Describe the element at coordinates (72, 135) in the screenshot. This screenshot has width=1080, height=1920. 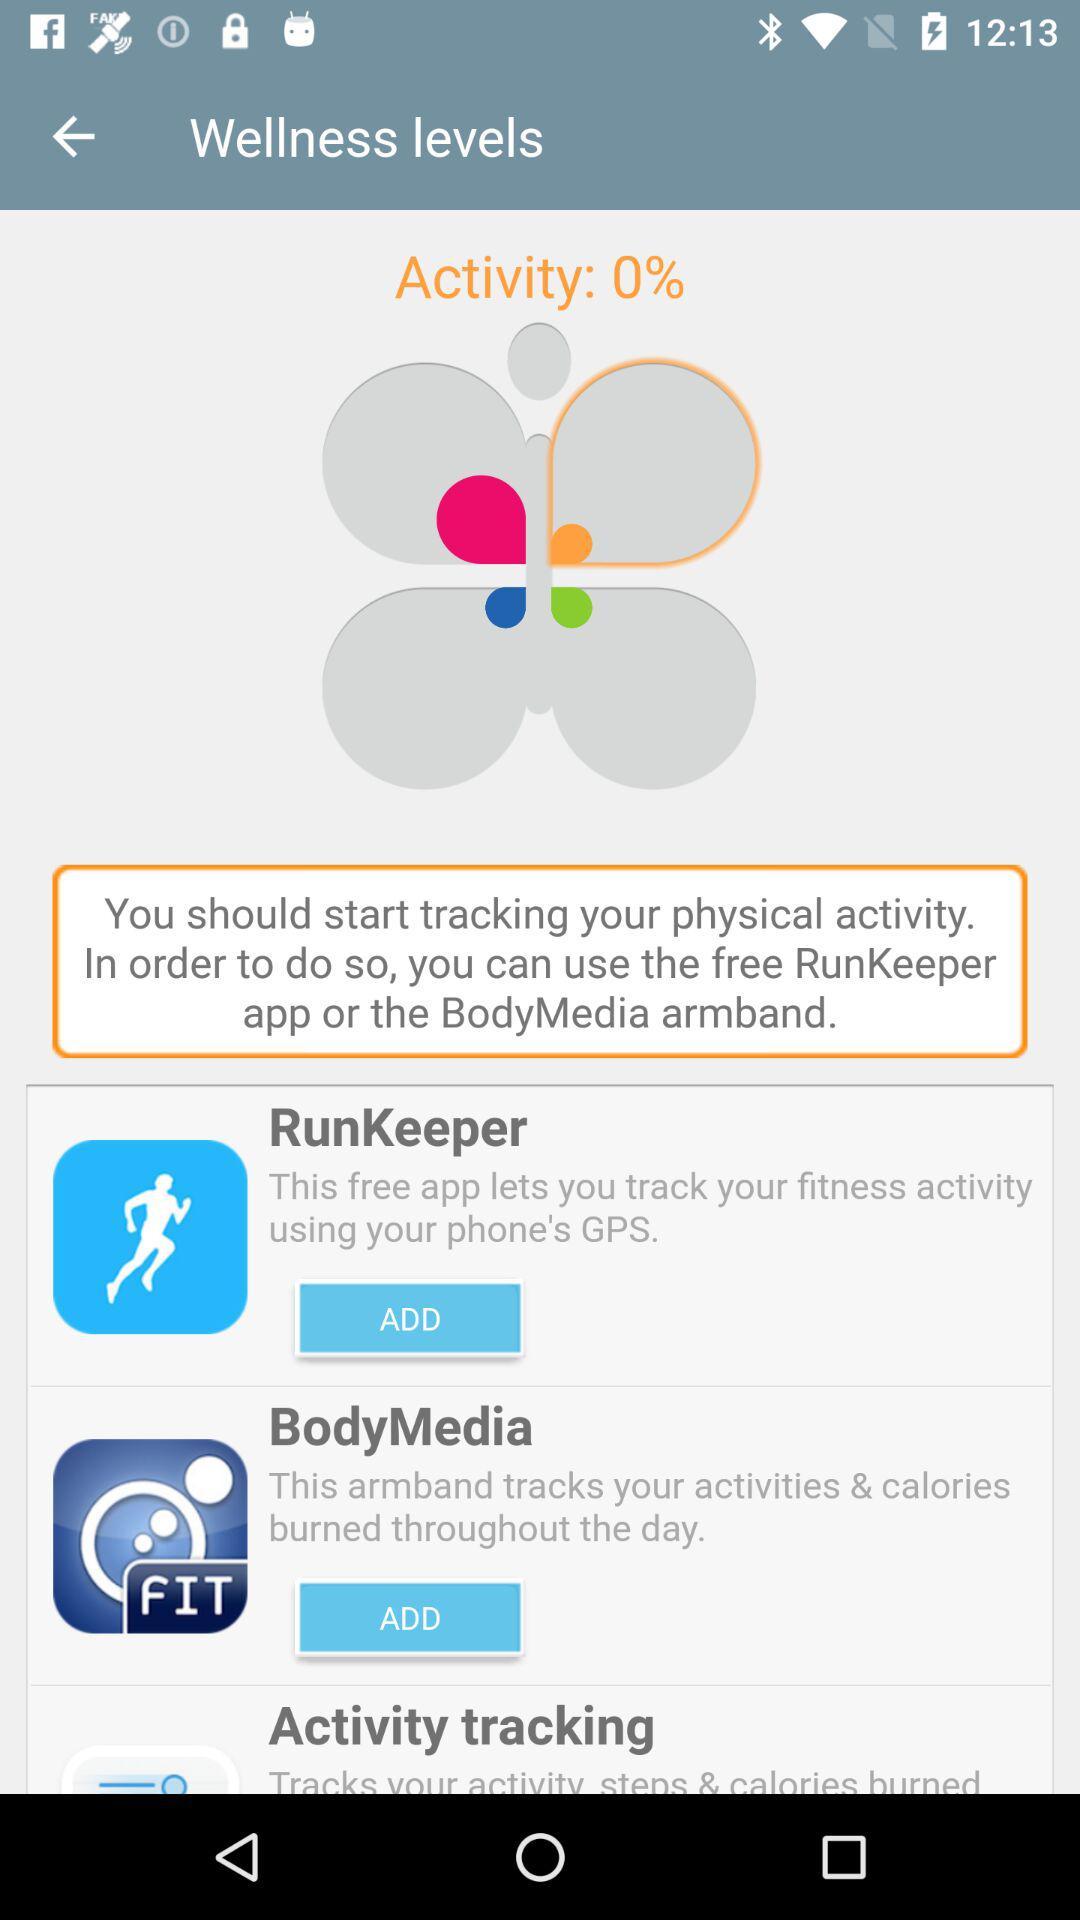
I see `icon at the top left corner` at that location.